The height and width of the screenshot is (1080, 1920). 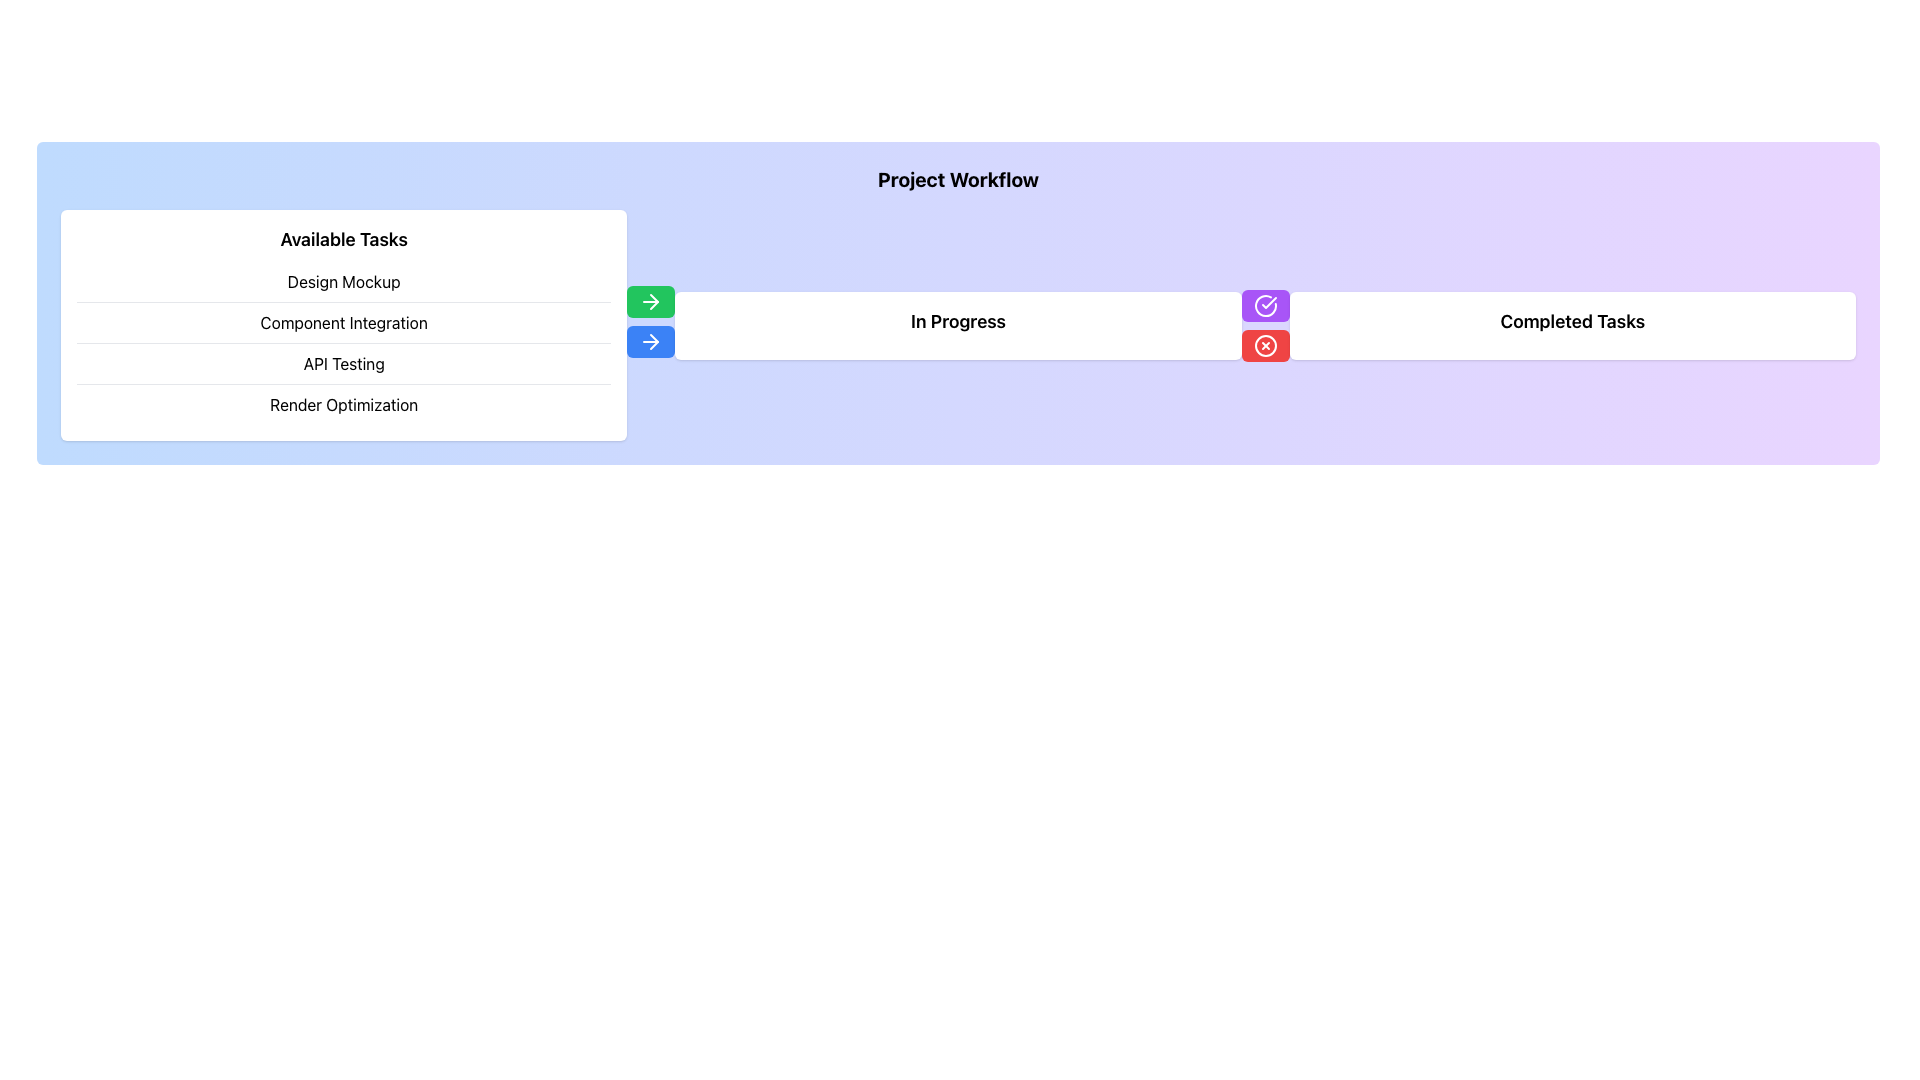 I want to click on the cancel button located in the 'In Progress' section, which is the second button to the right of the purple edit button, to trigger its hover effect, so click(x=1264, y=344).